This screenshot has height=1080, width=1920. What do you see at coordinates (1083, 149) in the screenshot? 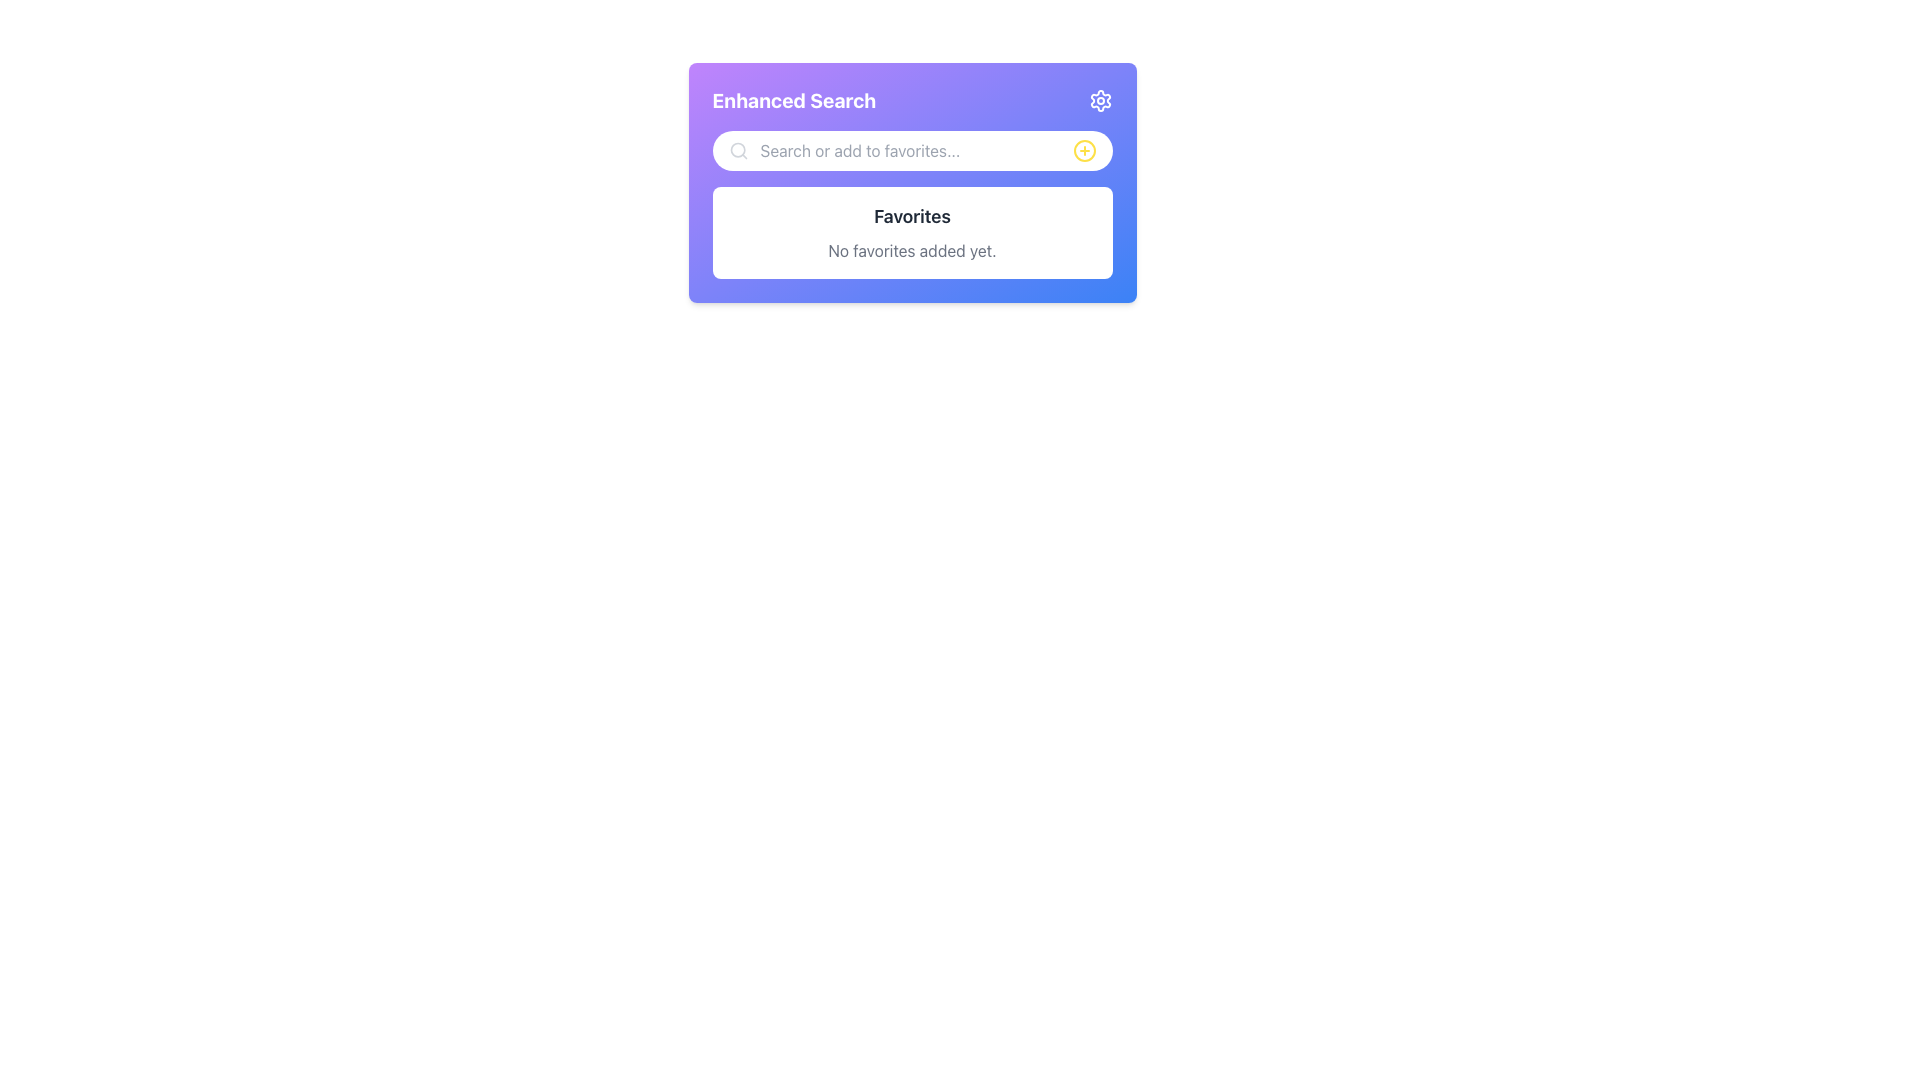
I see `the yellow SVG Circle with a diameter of 20 pixels located at the top-right corner of the search input bar` at bounding box center [1083, 149].